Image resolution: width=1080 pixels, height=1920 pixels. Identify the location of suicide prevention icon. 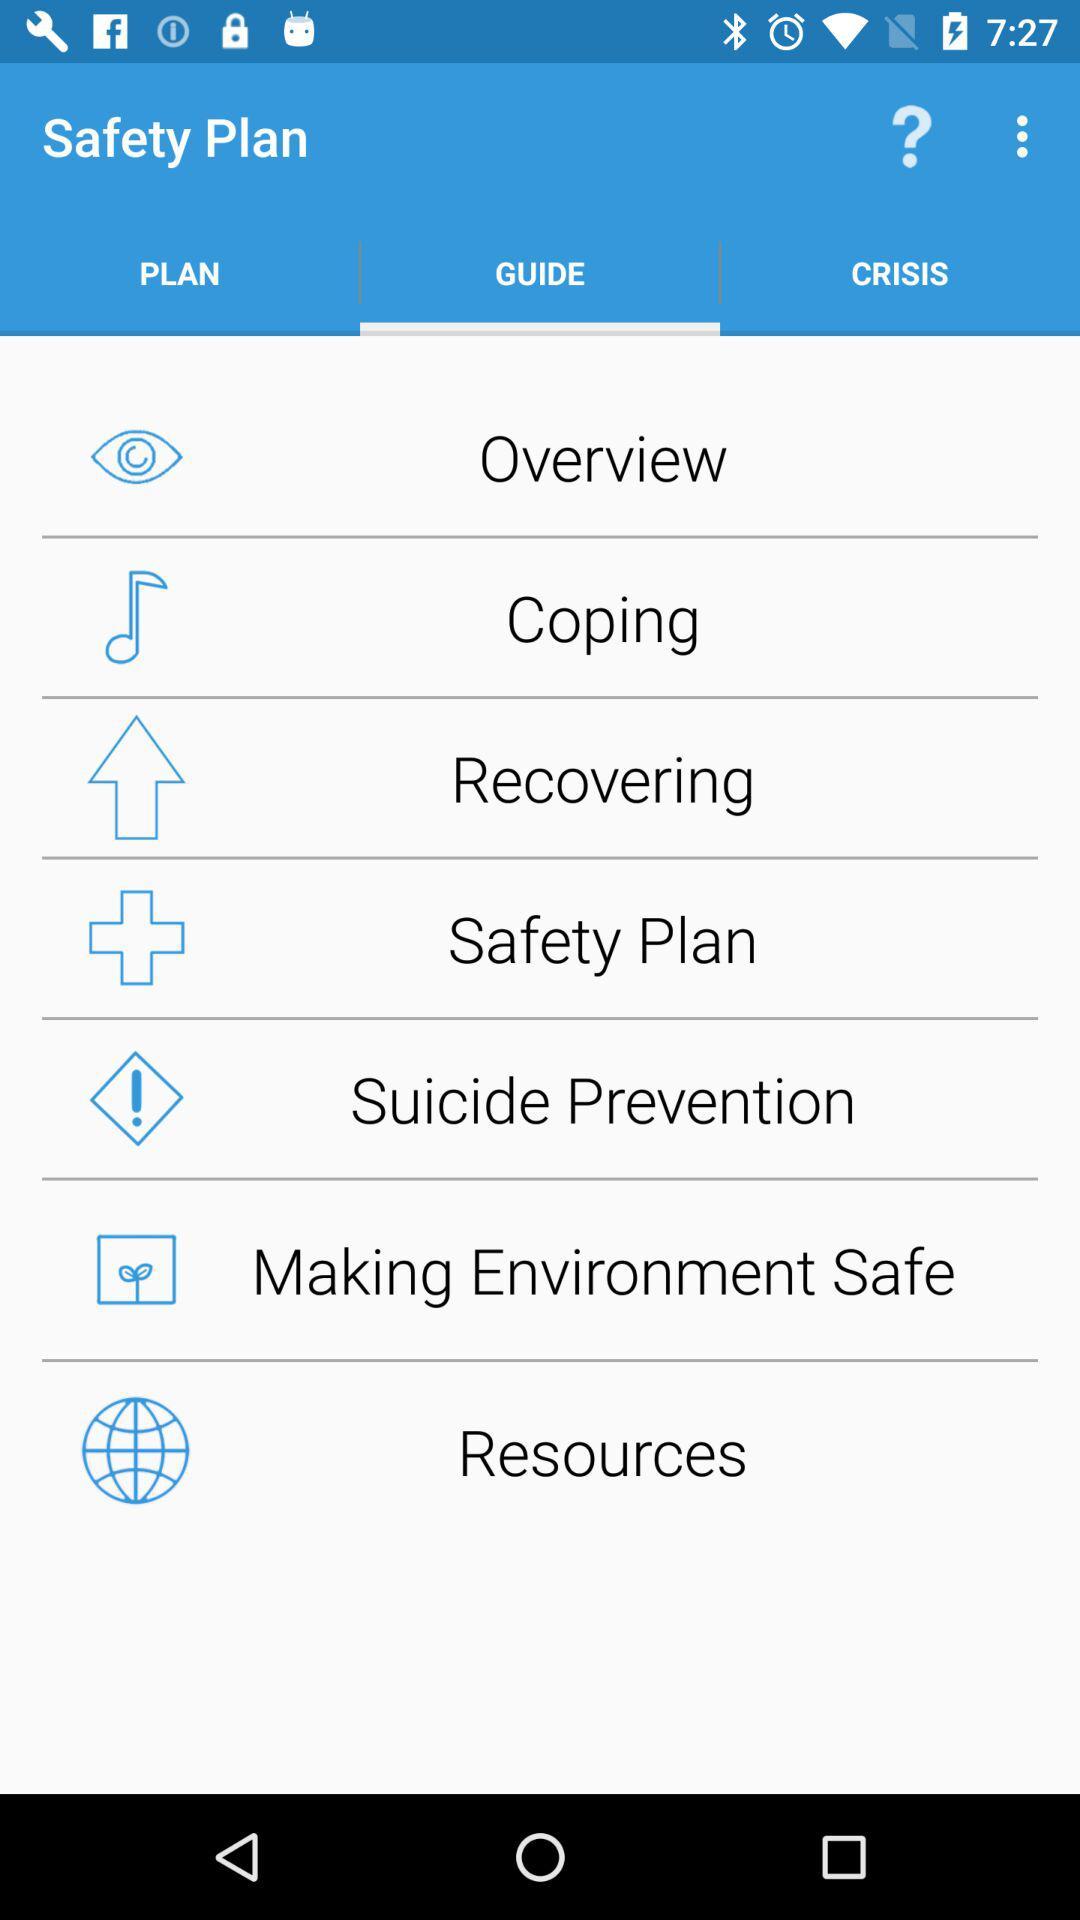
(540, 1097).